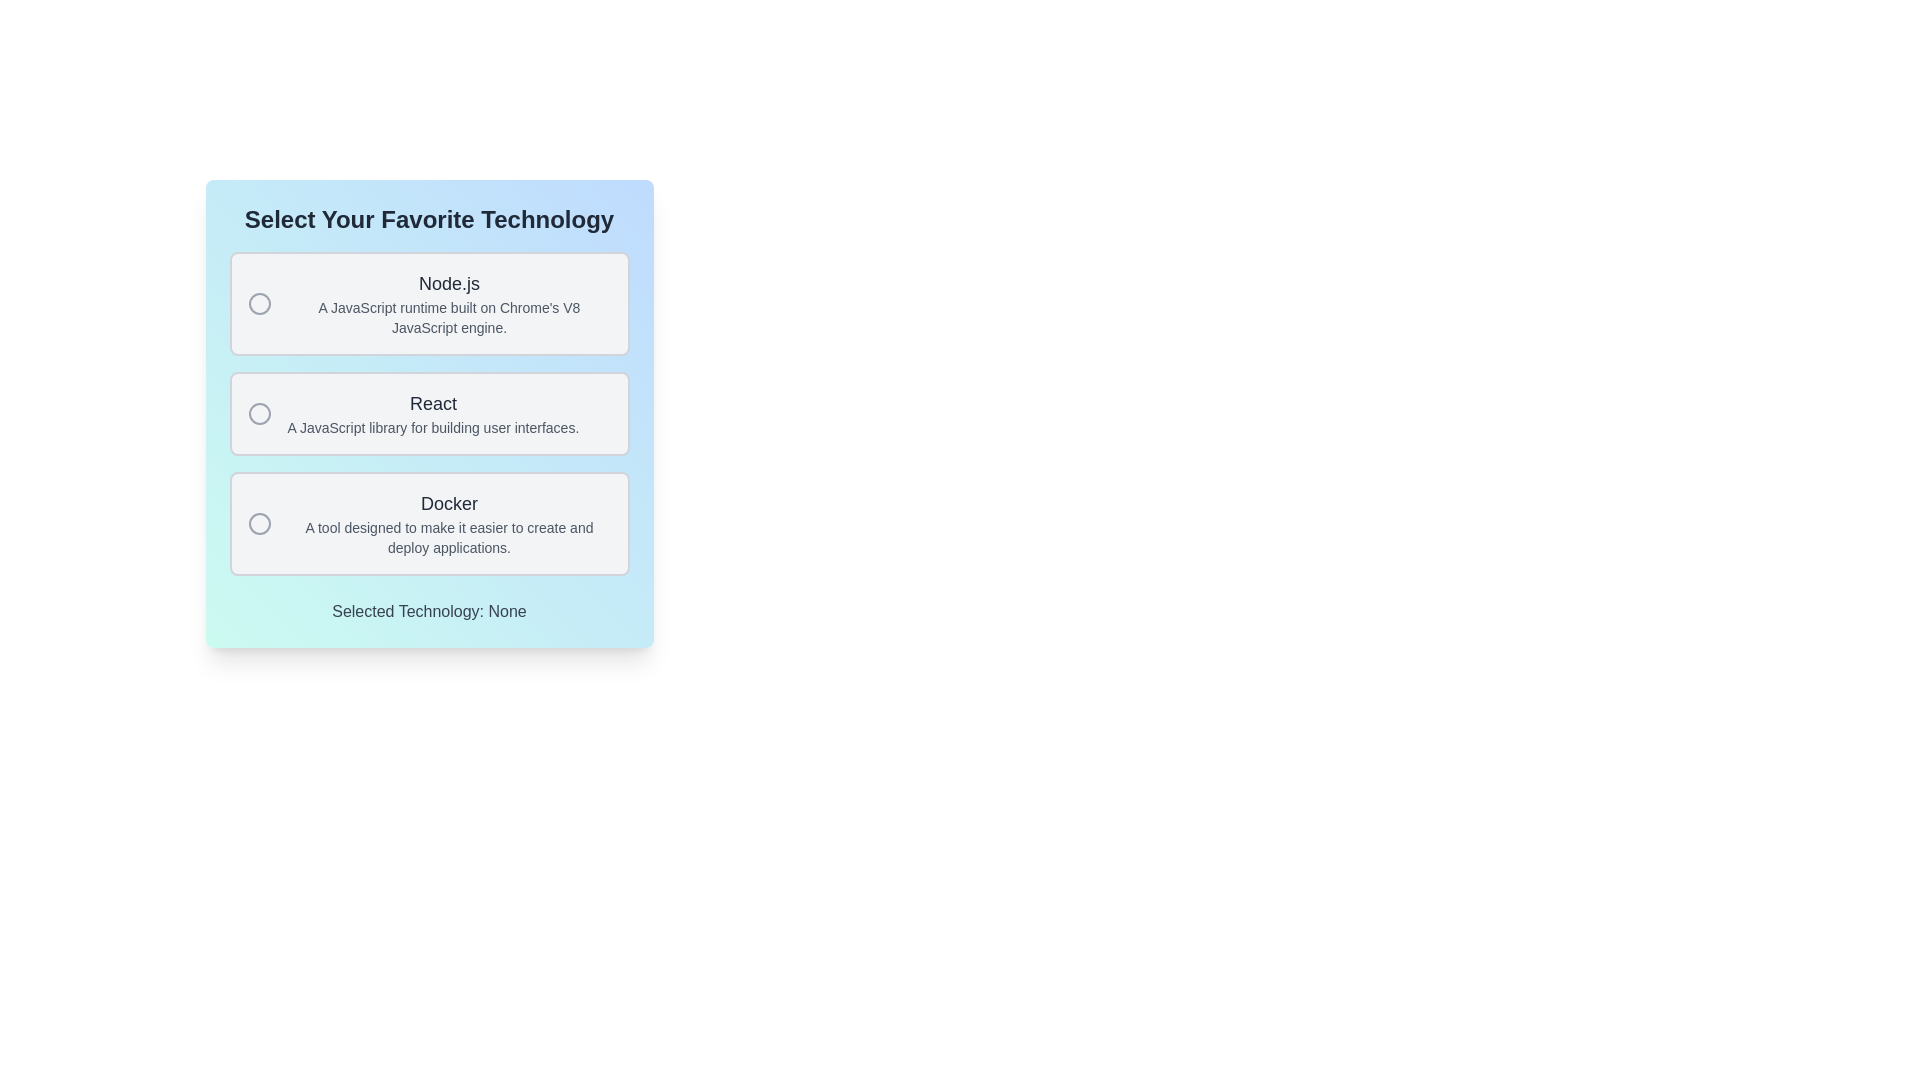  I want to click on the text label indicating the technology name 'Docker' at the center top of its grouping, which serves as a title or heading in the user interface, so click(448, 503).